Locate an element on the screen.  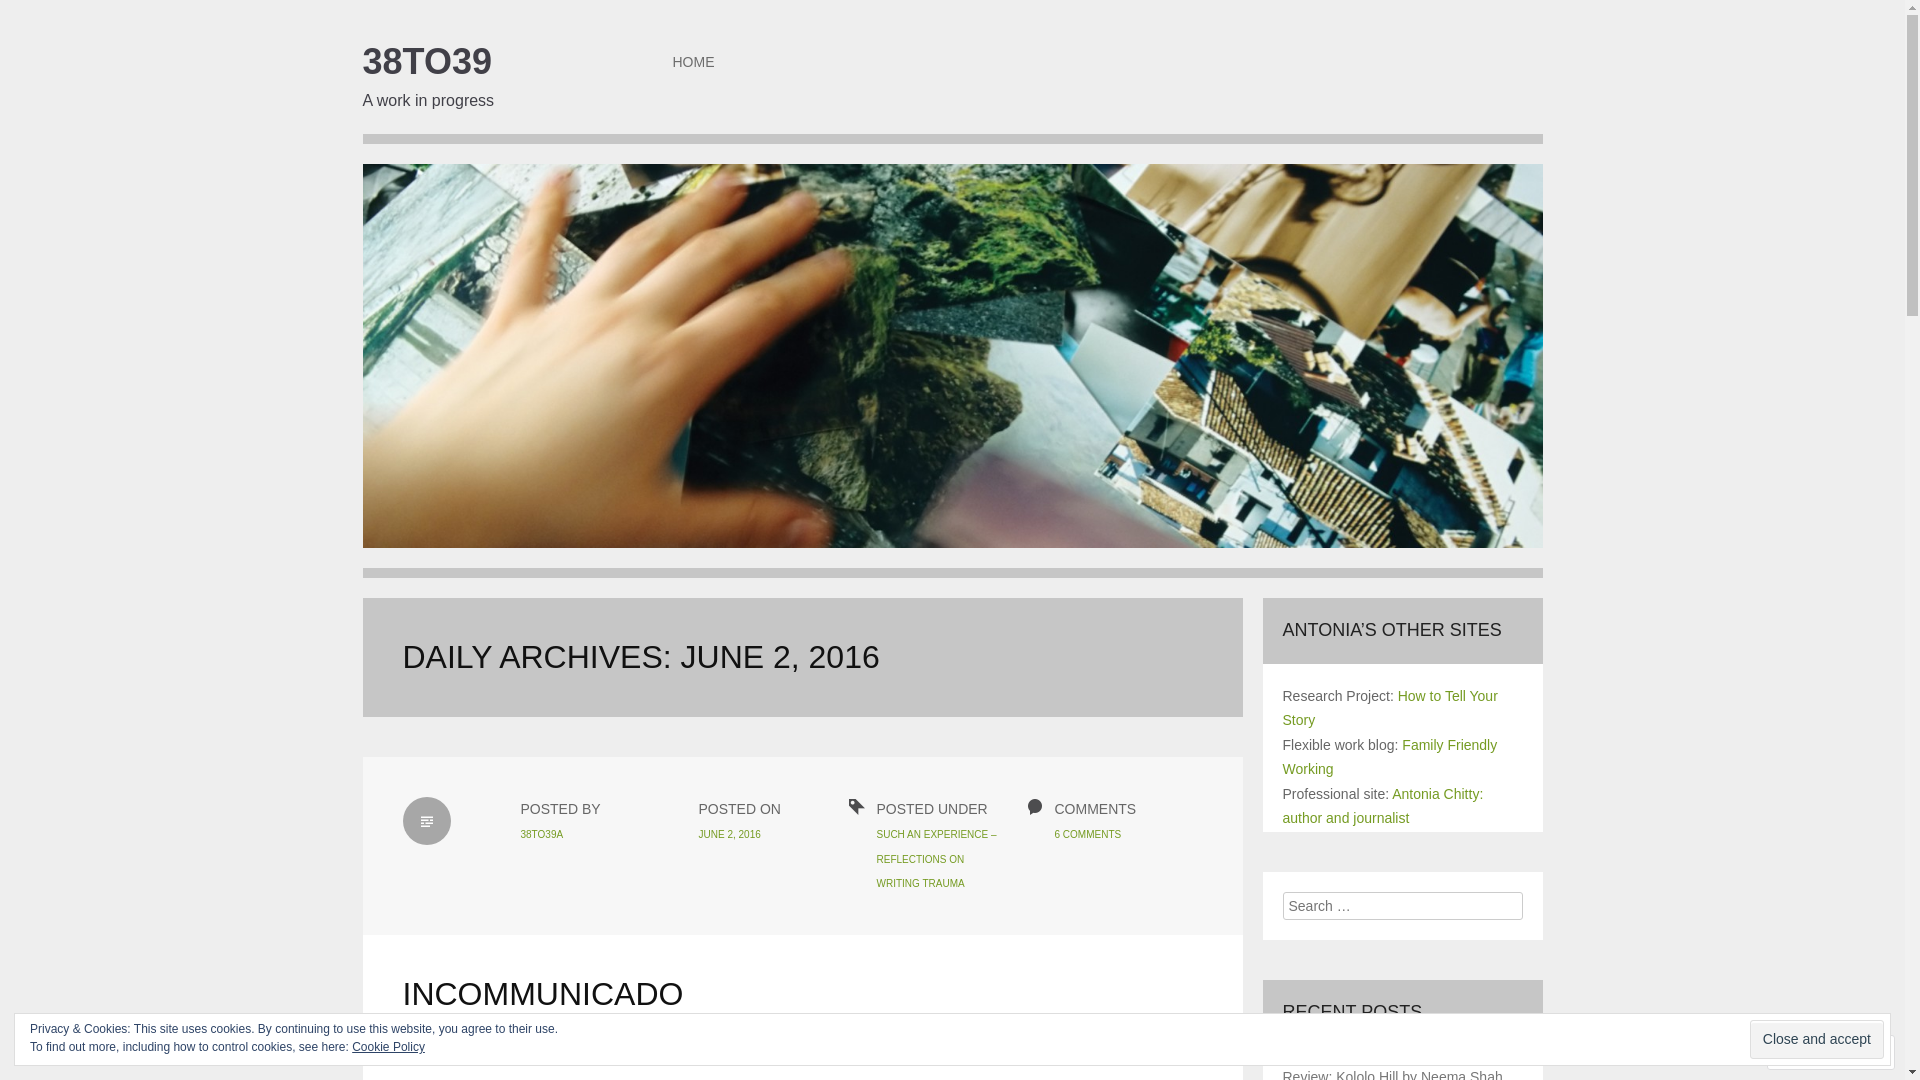
'Family Friendly Working' is located at coordinates (1388, 757).